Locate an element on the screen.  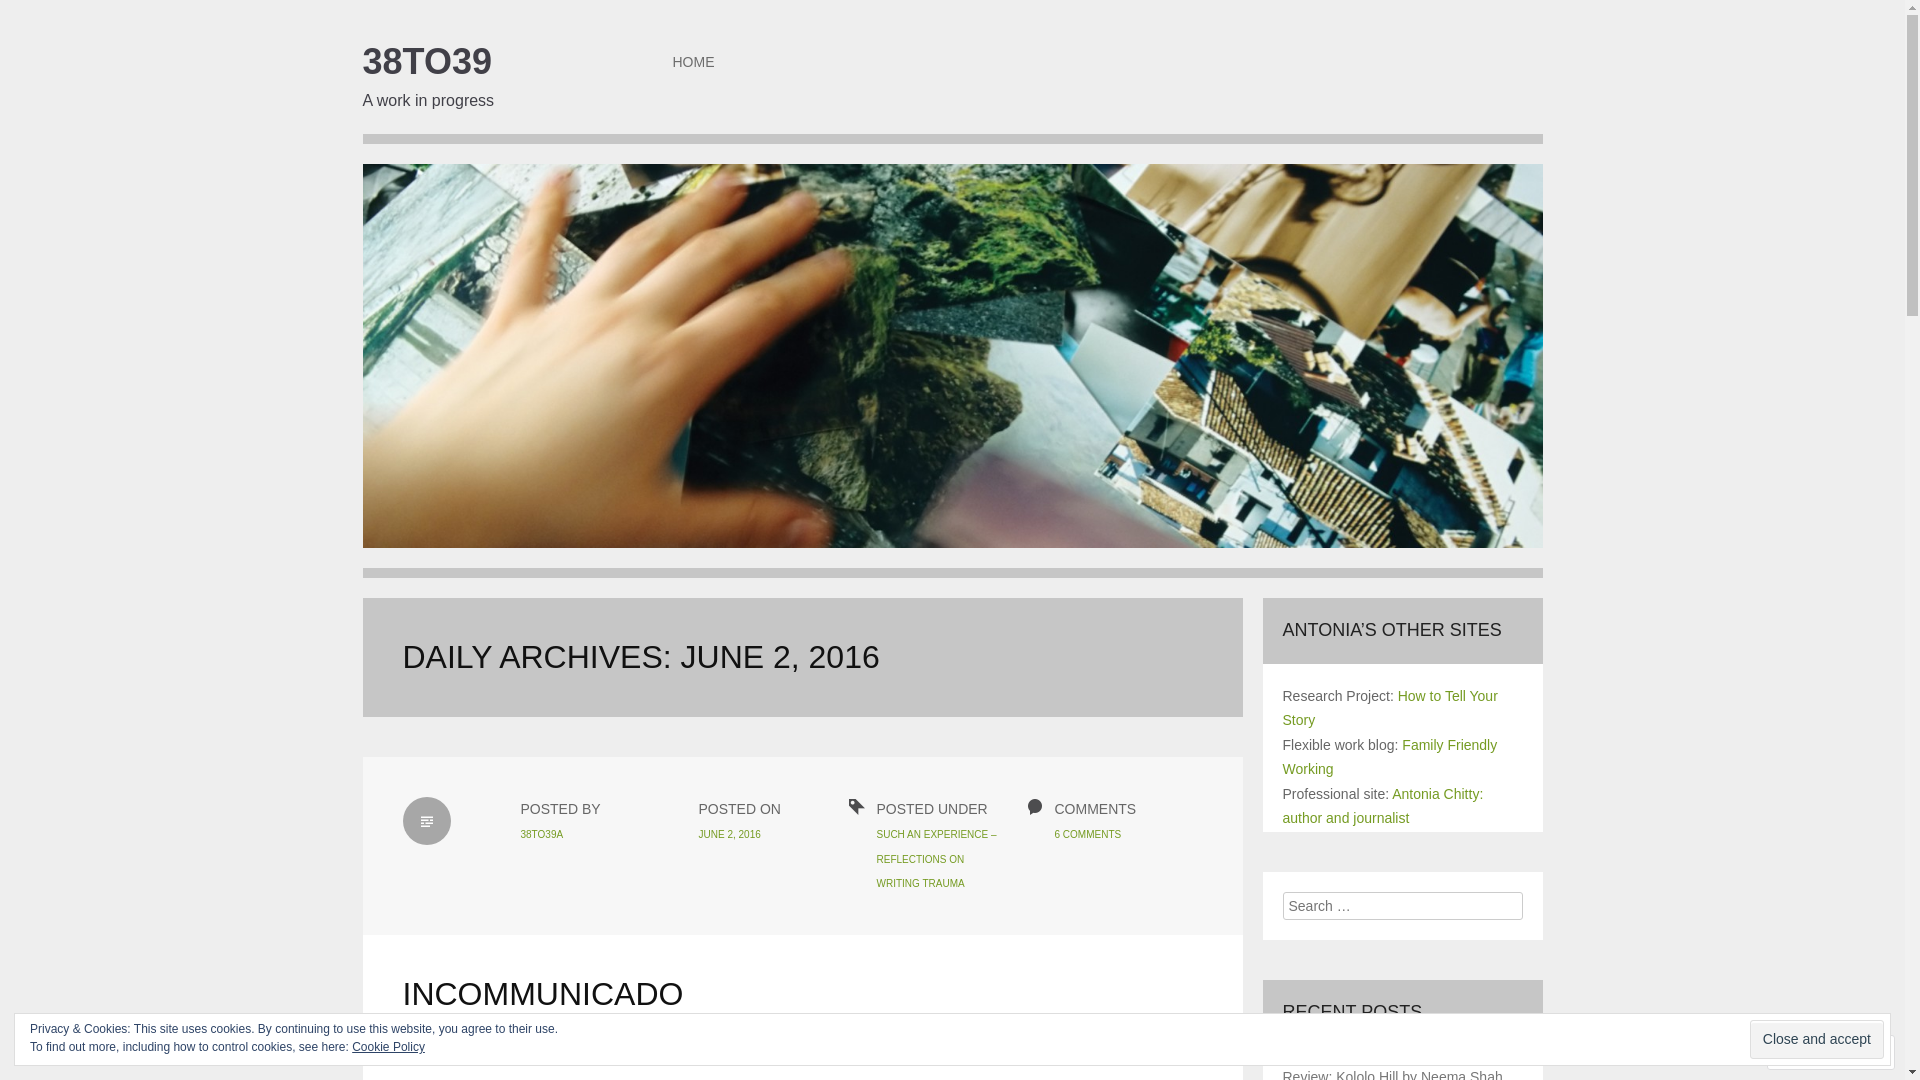
'Family Friendly Working' is located at coordinates (1388, 757).